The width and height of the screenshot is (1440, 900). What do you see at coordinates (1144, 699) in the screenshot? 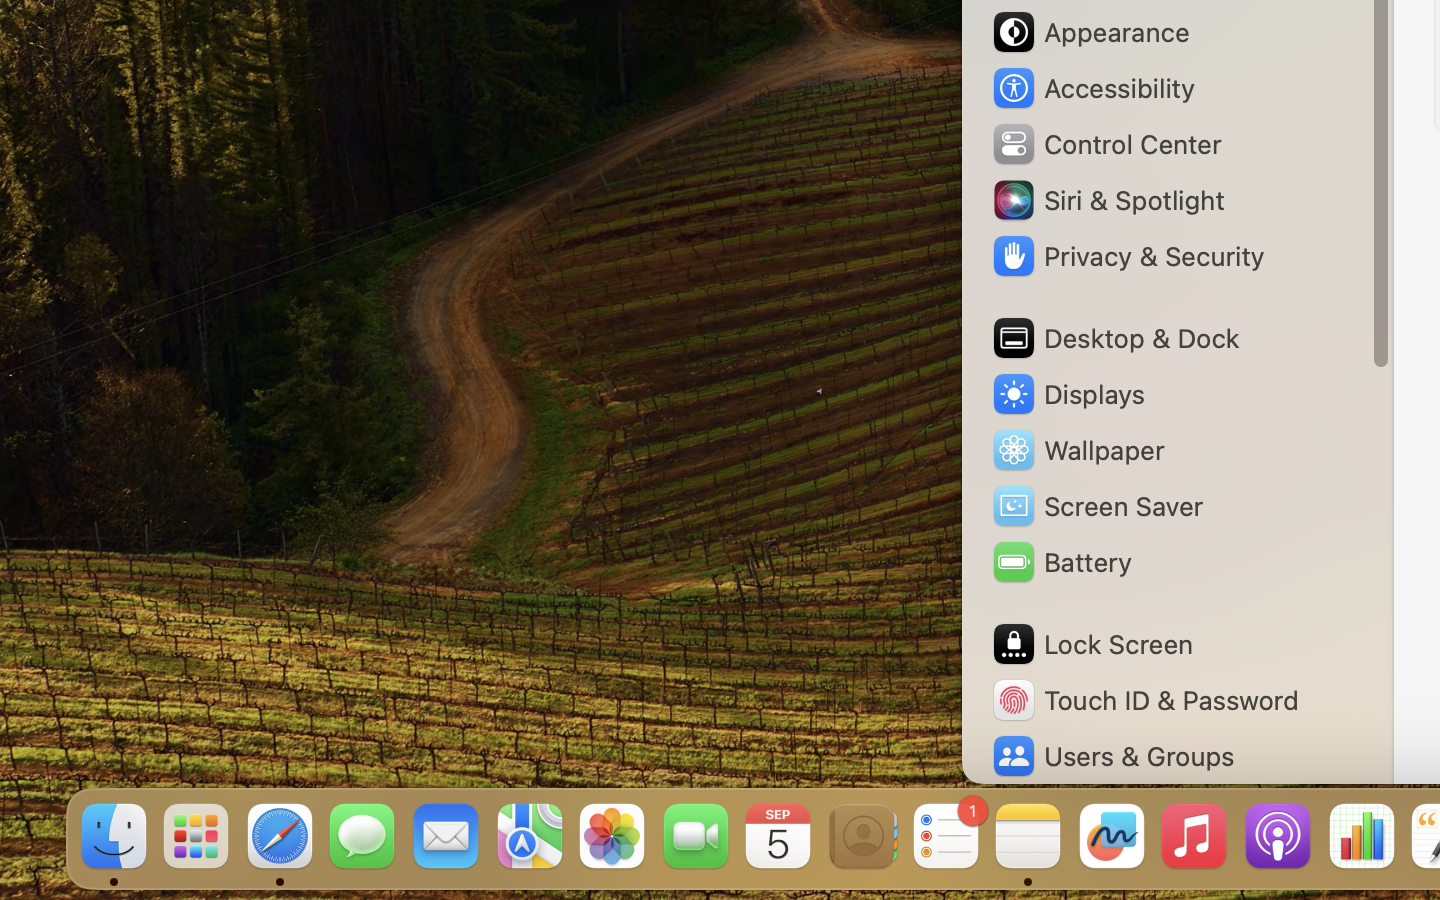
I see `'Touch ID & Password'` at bounding box center [1144, 699].